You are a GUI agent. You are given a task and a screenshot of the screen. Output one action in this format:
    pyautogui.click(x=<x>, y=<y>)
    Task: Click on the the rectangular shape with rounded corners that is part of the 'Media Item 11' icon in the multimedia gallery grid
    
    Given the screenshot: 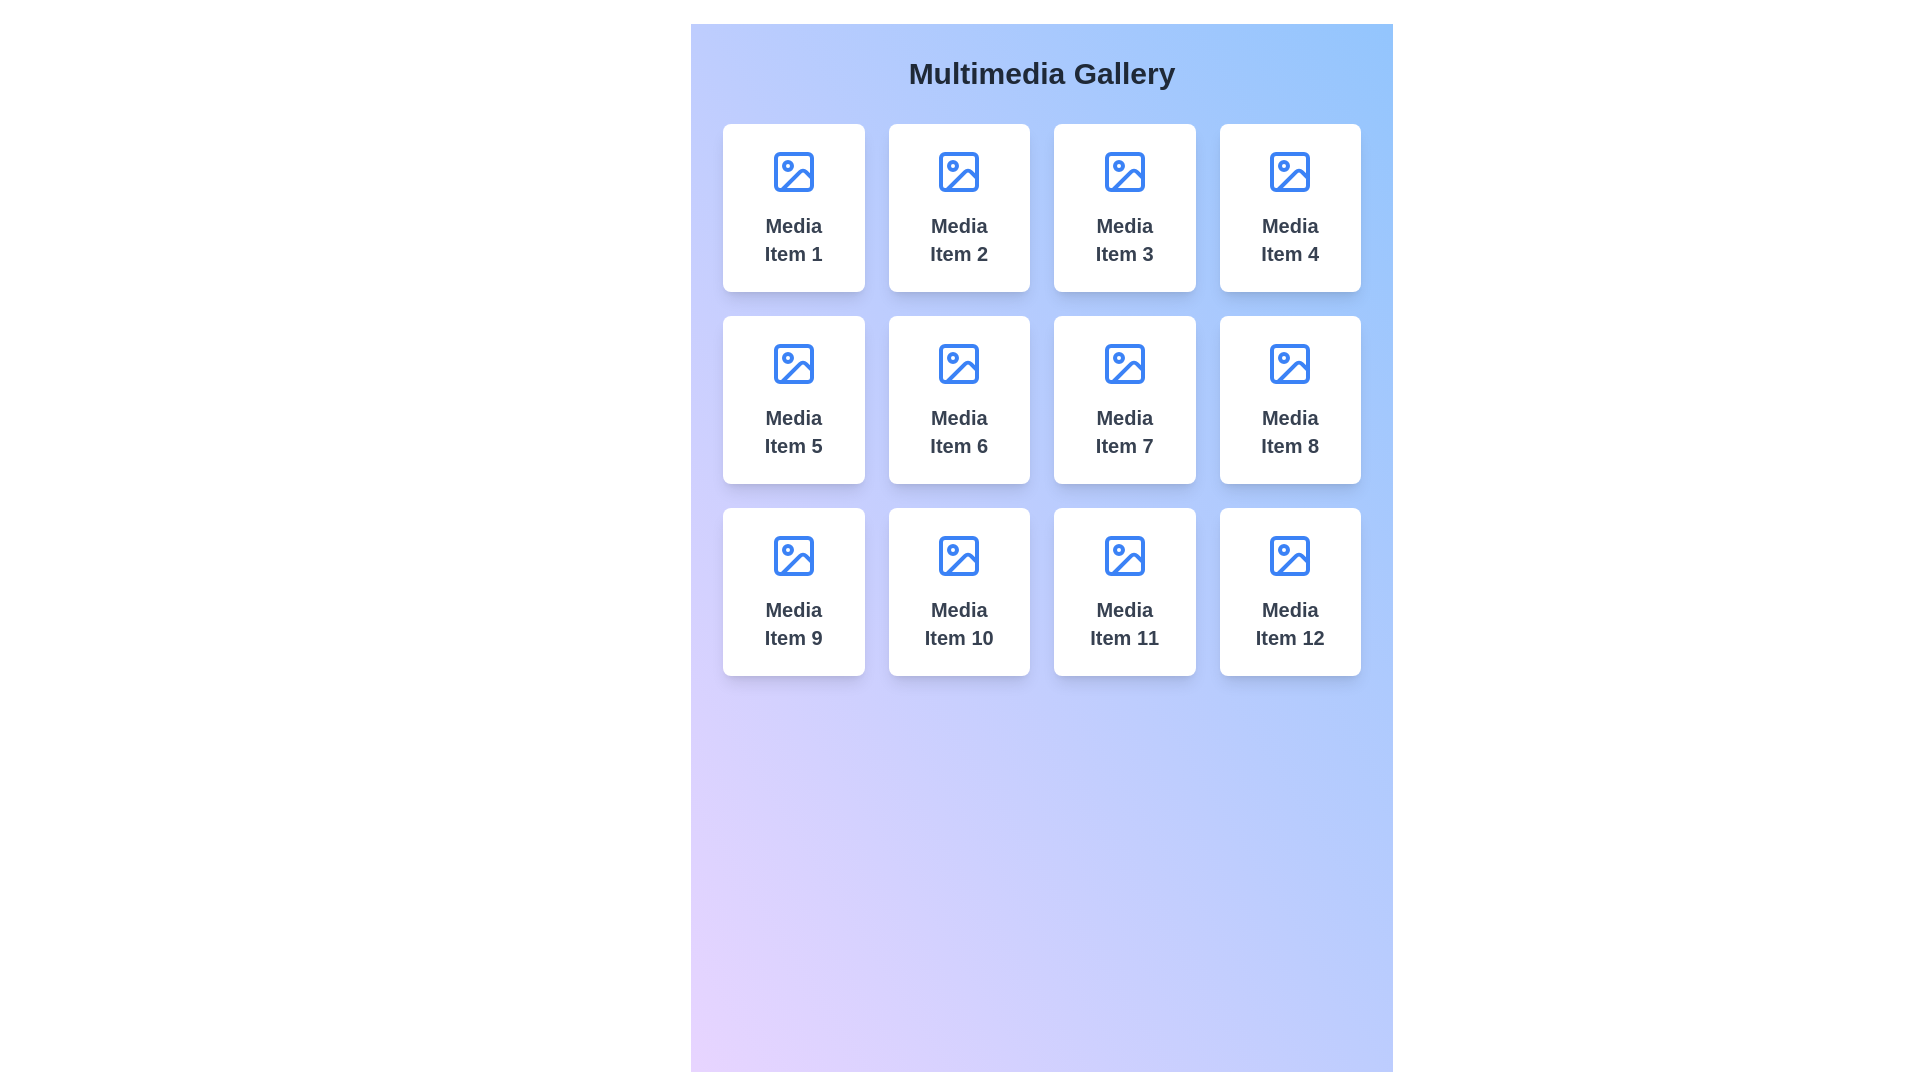 What is the action you would take?
    pyautogui.click(x=1124, y=555)
    